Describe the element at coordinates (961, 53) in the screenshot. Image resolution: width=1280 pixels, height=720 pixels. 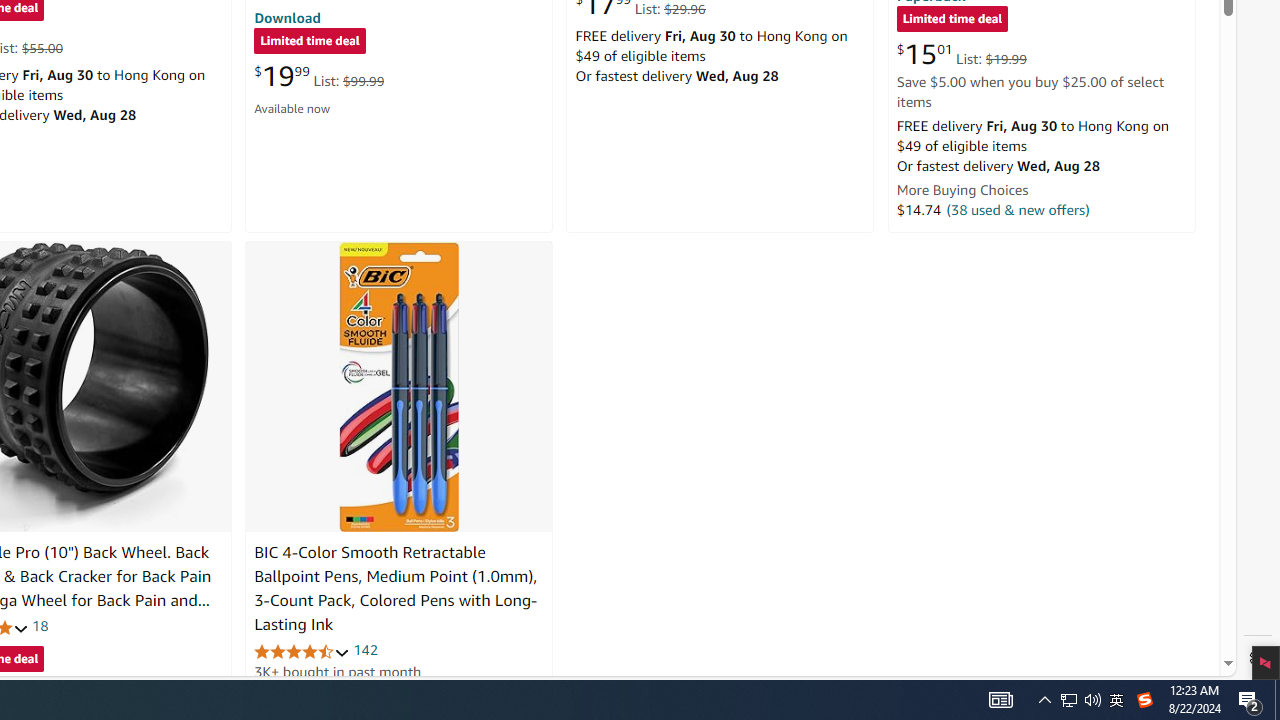
I see `'$15.01 List: $19.99'` at that location.